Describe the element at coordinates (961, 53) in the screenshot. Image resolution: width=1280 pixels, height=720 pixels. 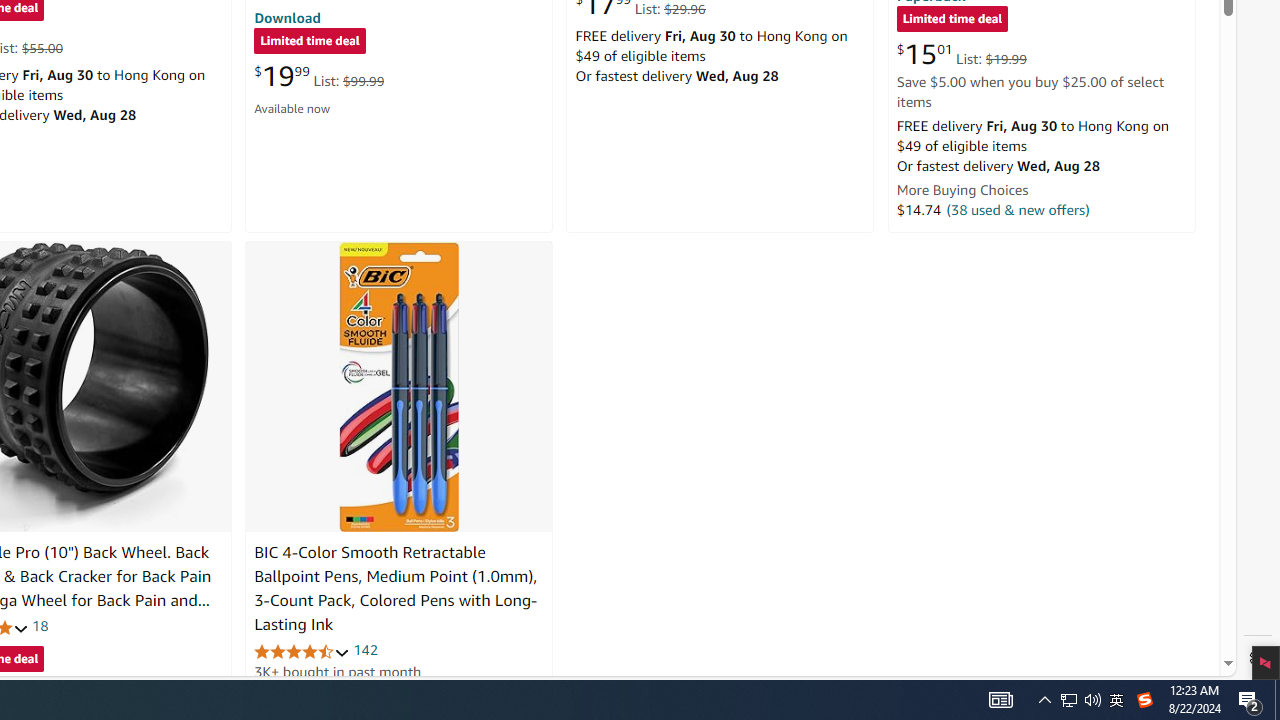
I see `'$15.01 List: $19.99'` at that location.